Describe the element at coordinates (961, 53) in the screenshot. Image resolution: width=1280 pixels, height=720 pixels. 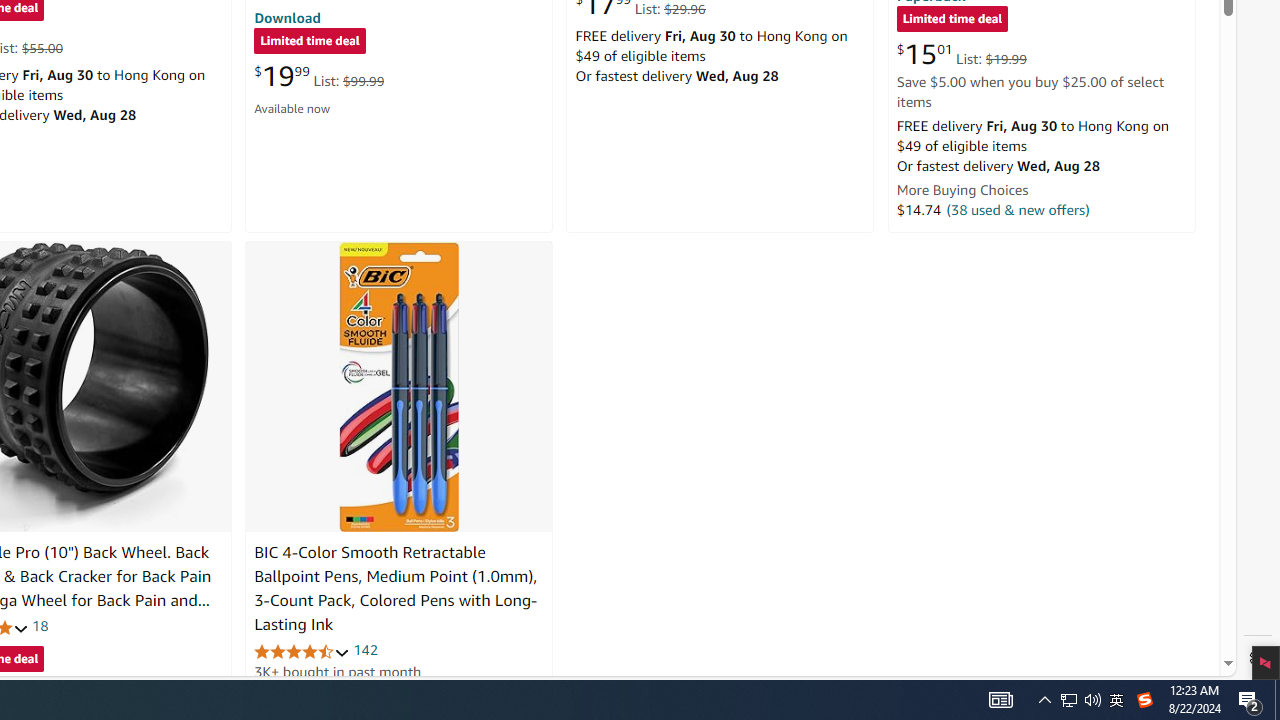
I see `'$15.01 List: $19.99'` at that location.